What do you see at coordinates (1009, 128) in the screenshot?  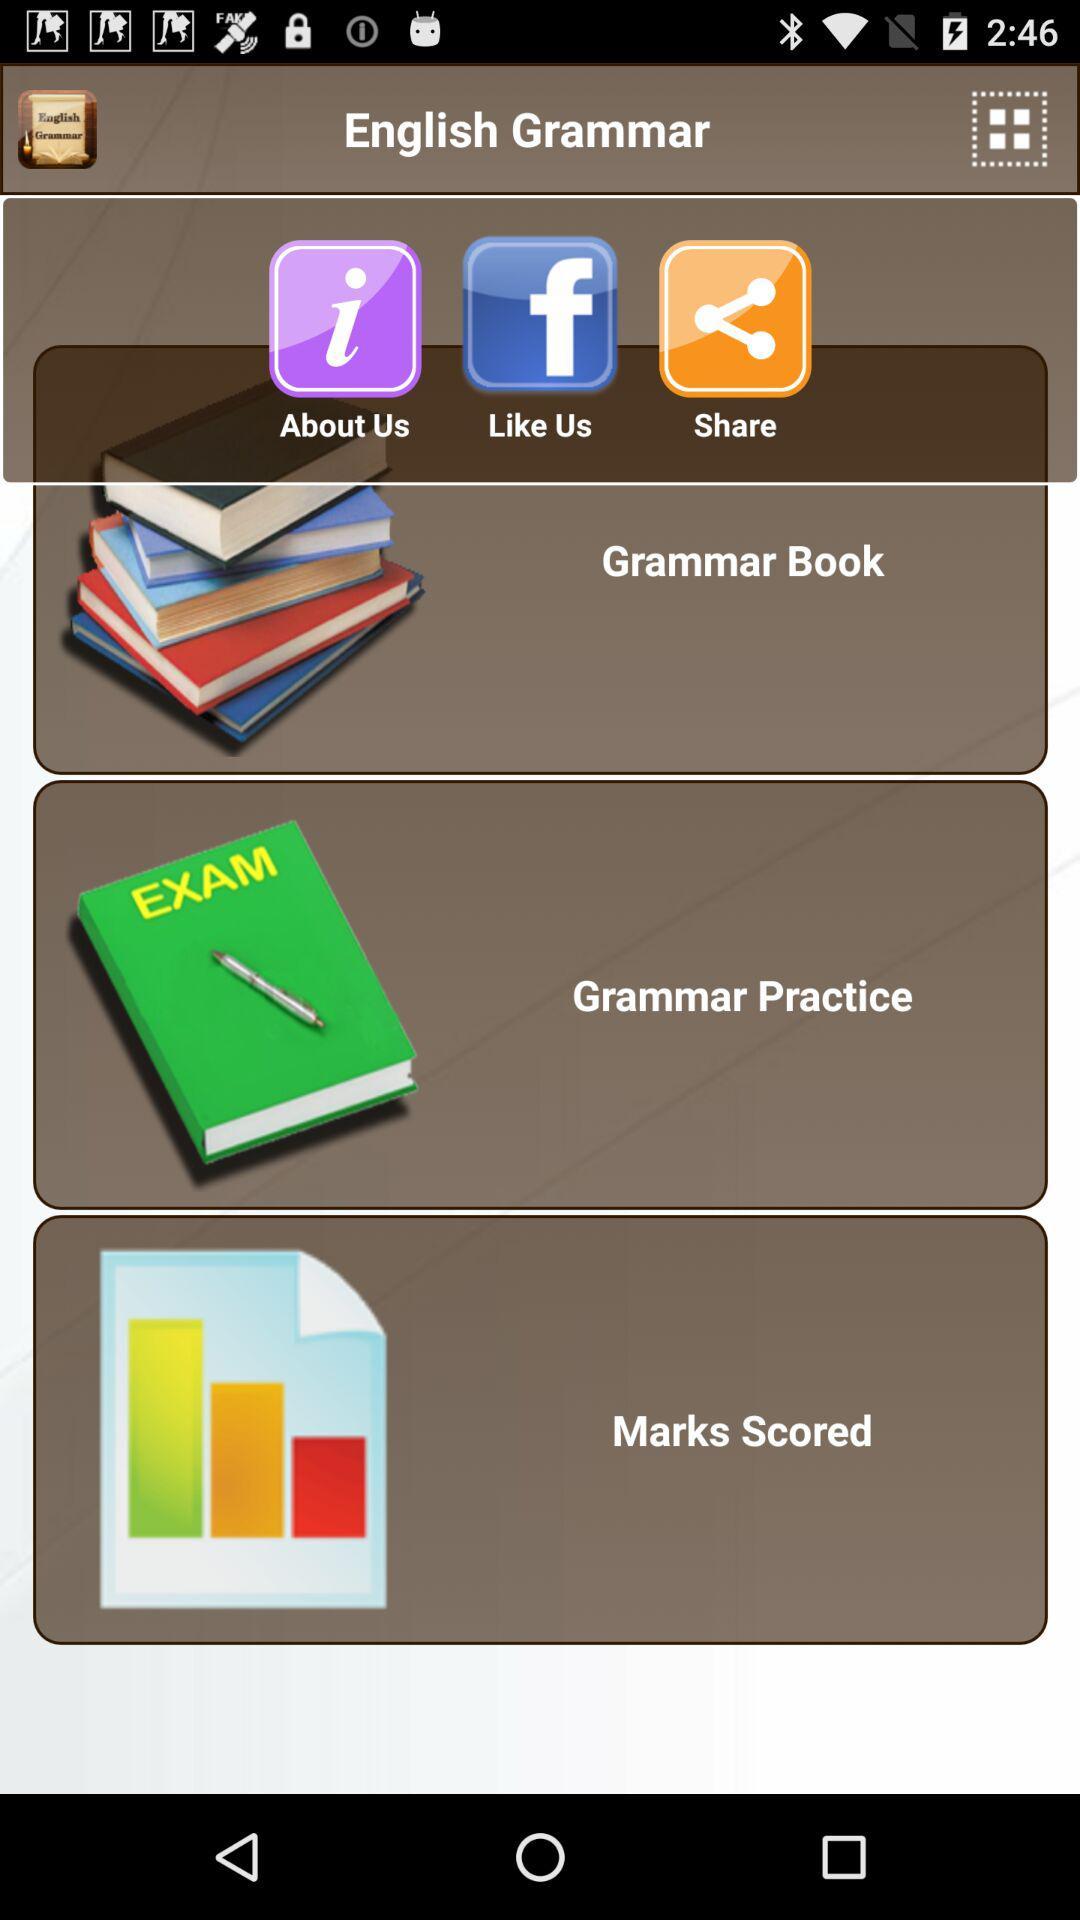 I see `icon above grammar book icon` at bounding box center [1009, 128].